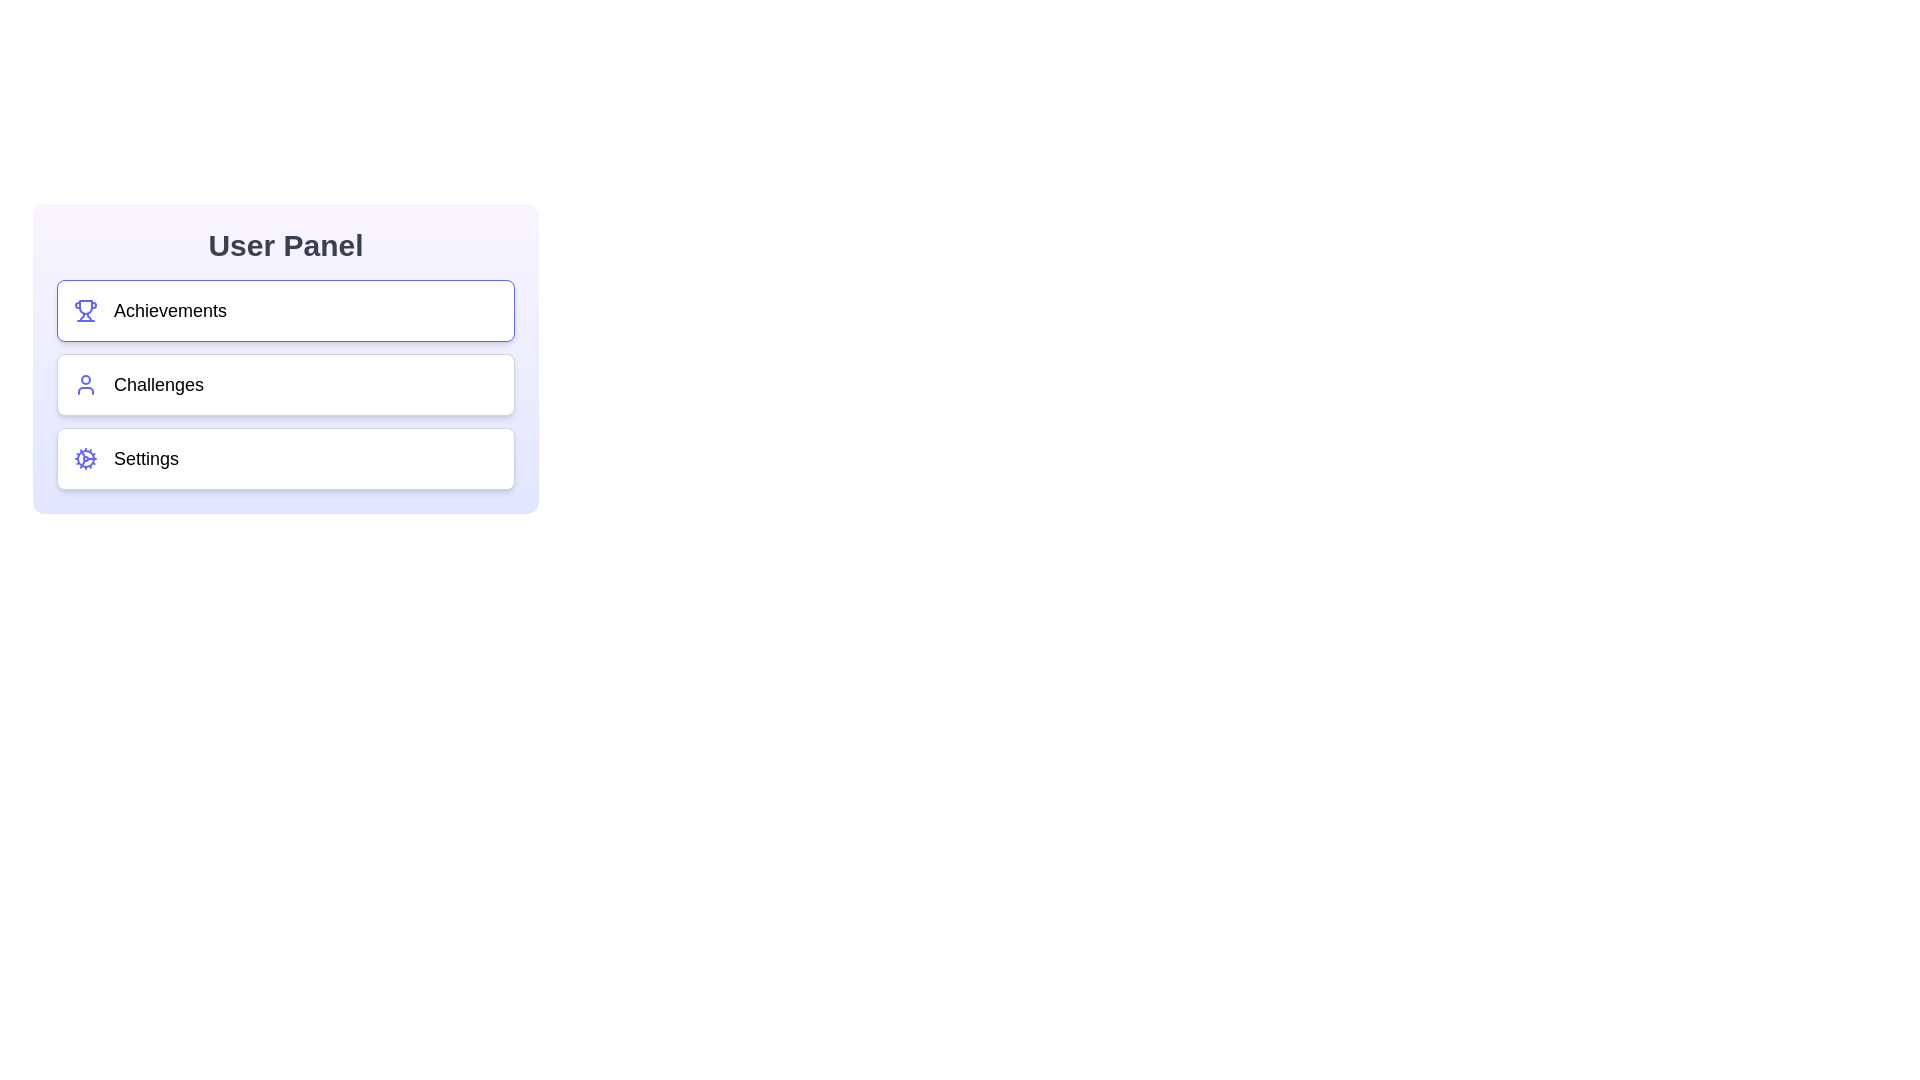 The height and width of the screenshot is (1080, 1920). Describe the element at coordinates (85, 311) in the screenshot. I see `the section icon corresponding to Achievements to inspect it` at that location.